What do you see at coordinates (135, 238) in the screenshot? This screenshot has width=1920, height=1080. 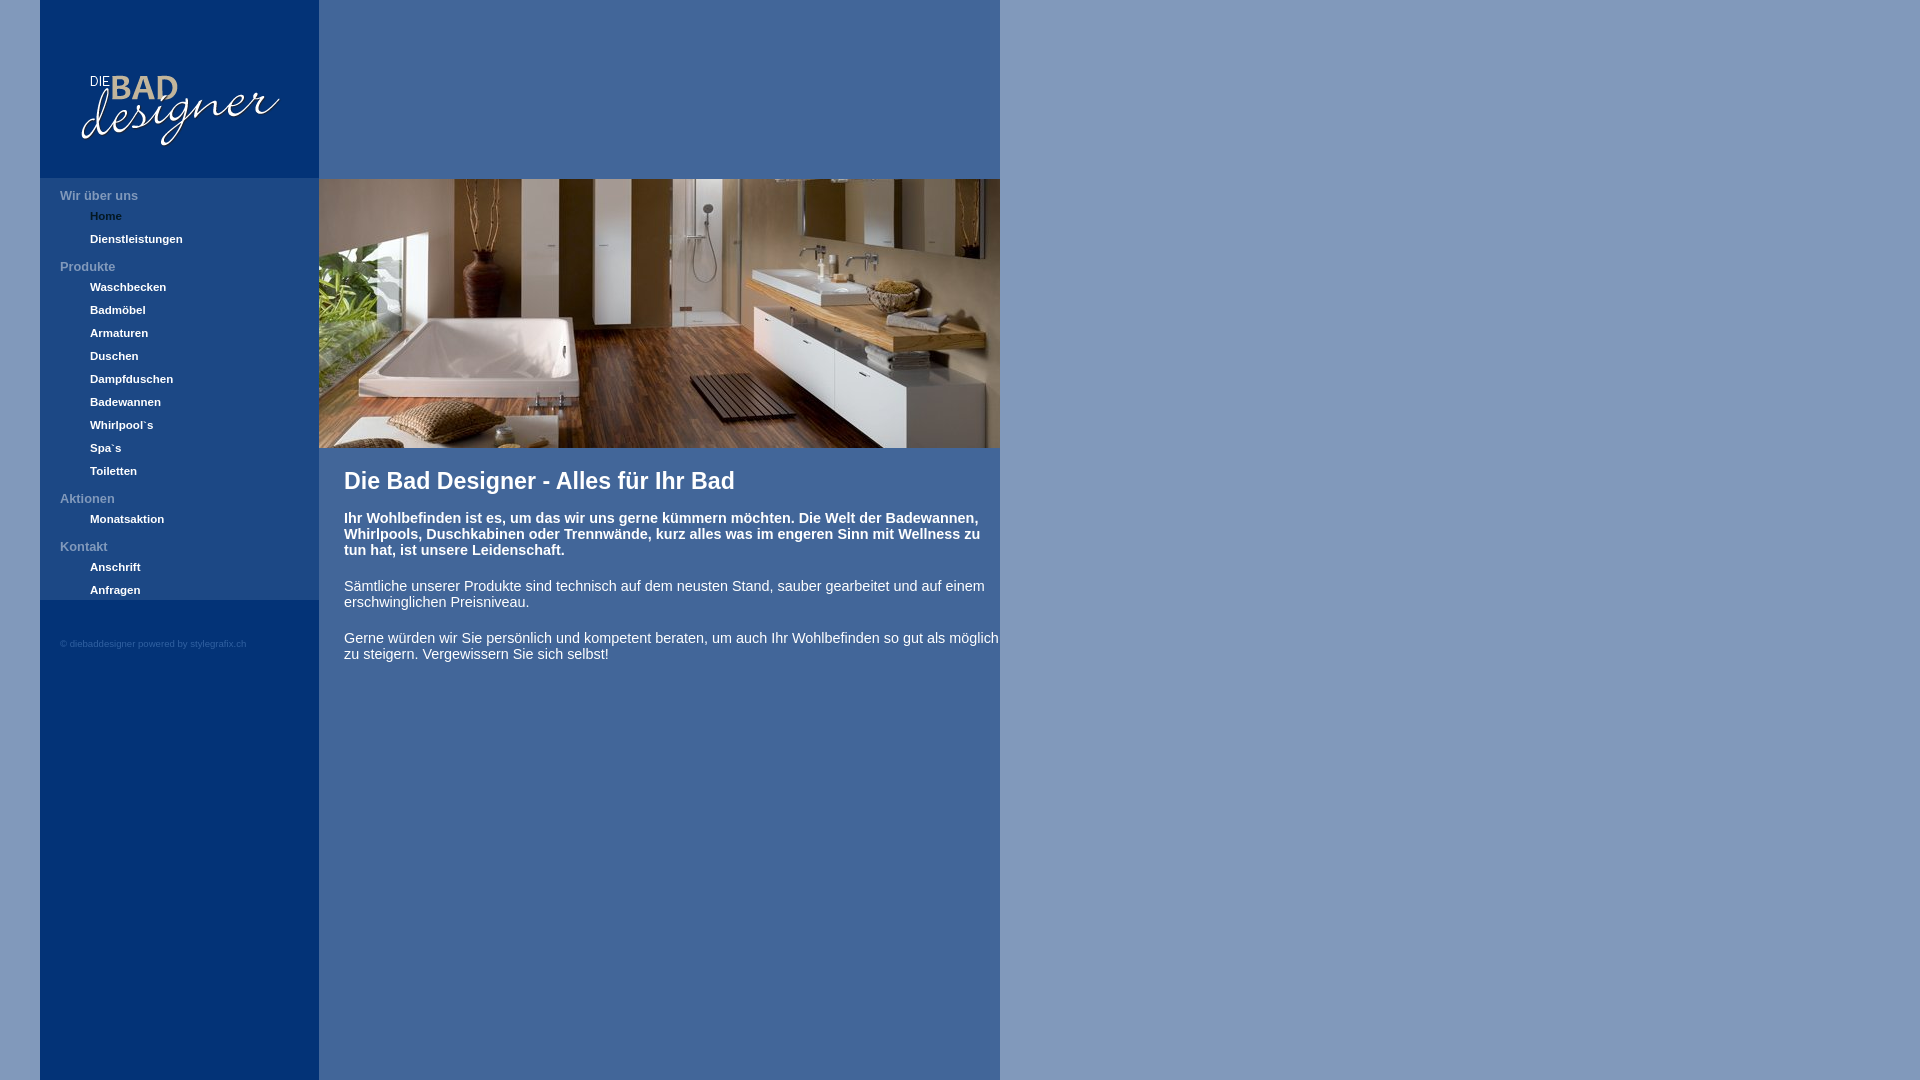 I see `'Dienstleistungen'` at bounding box center [135, 238].